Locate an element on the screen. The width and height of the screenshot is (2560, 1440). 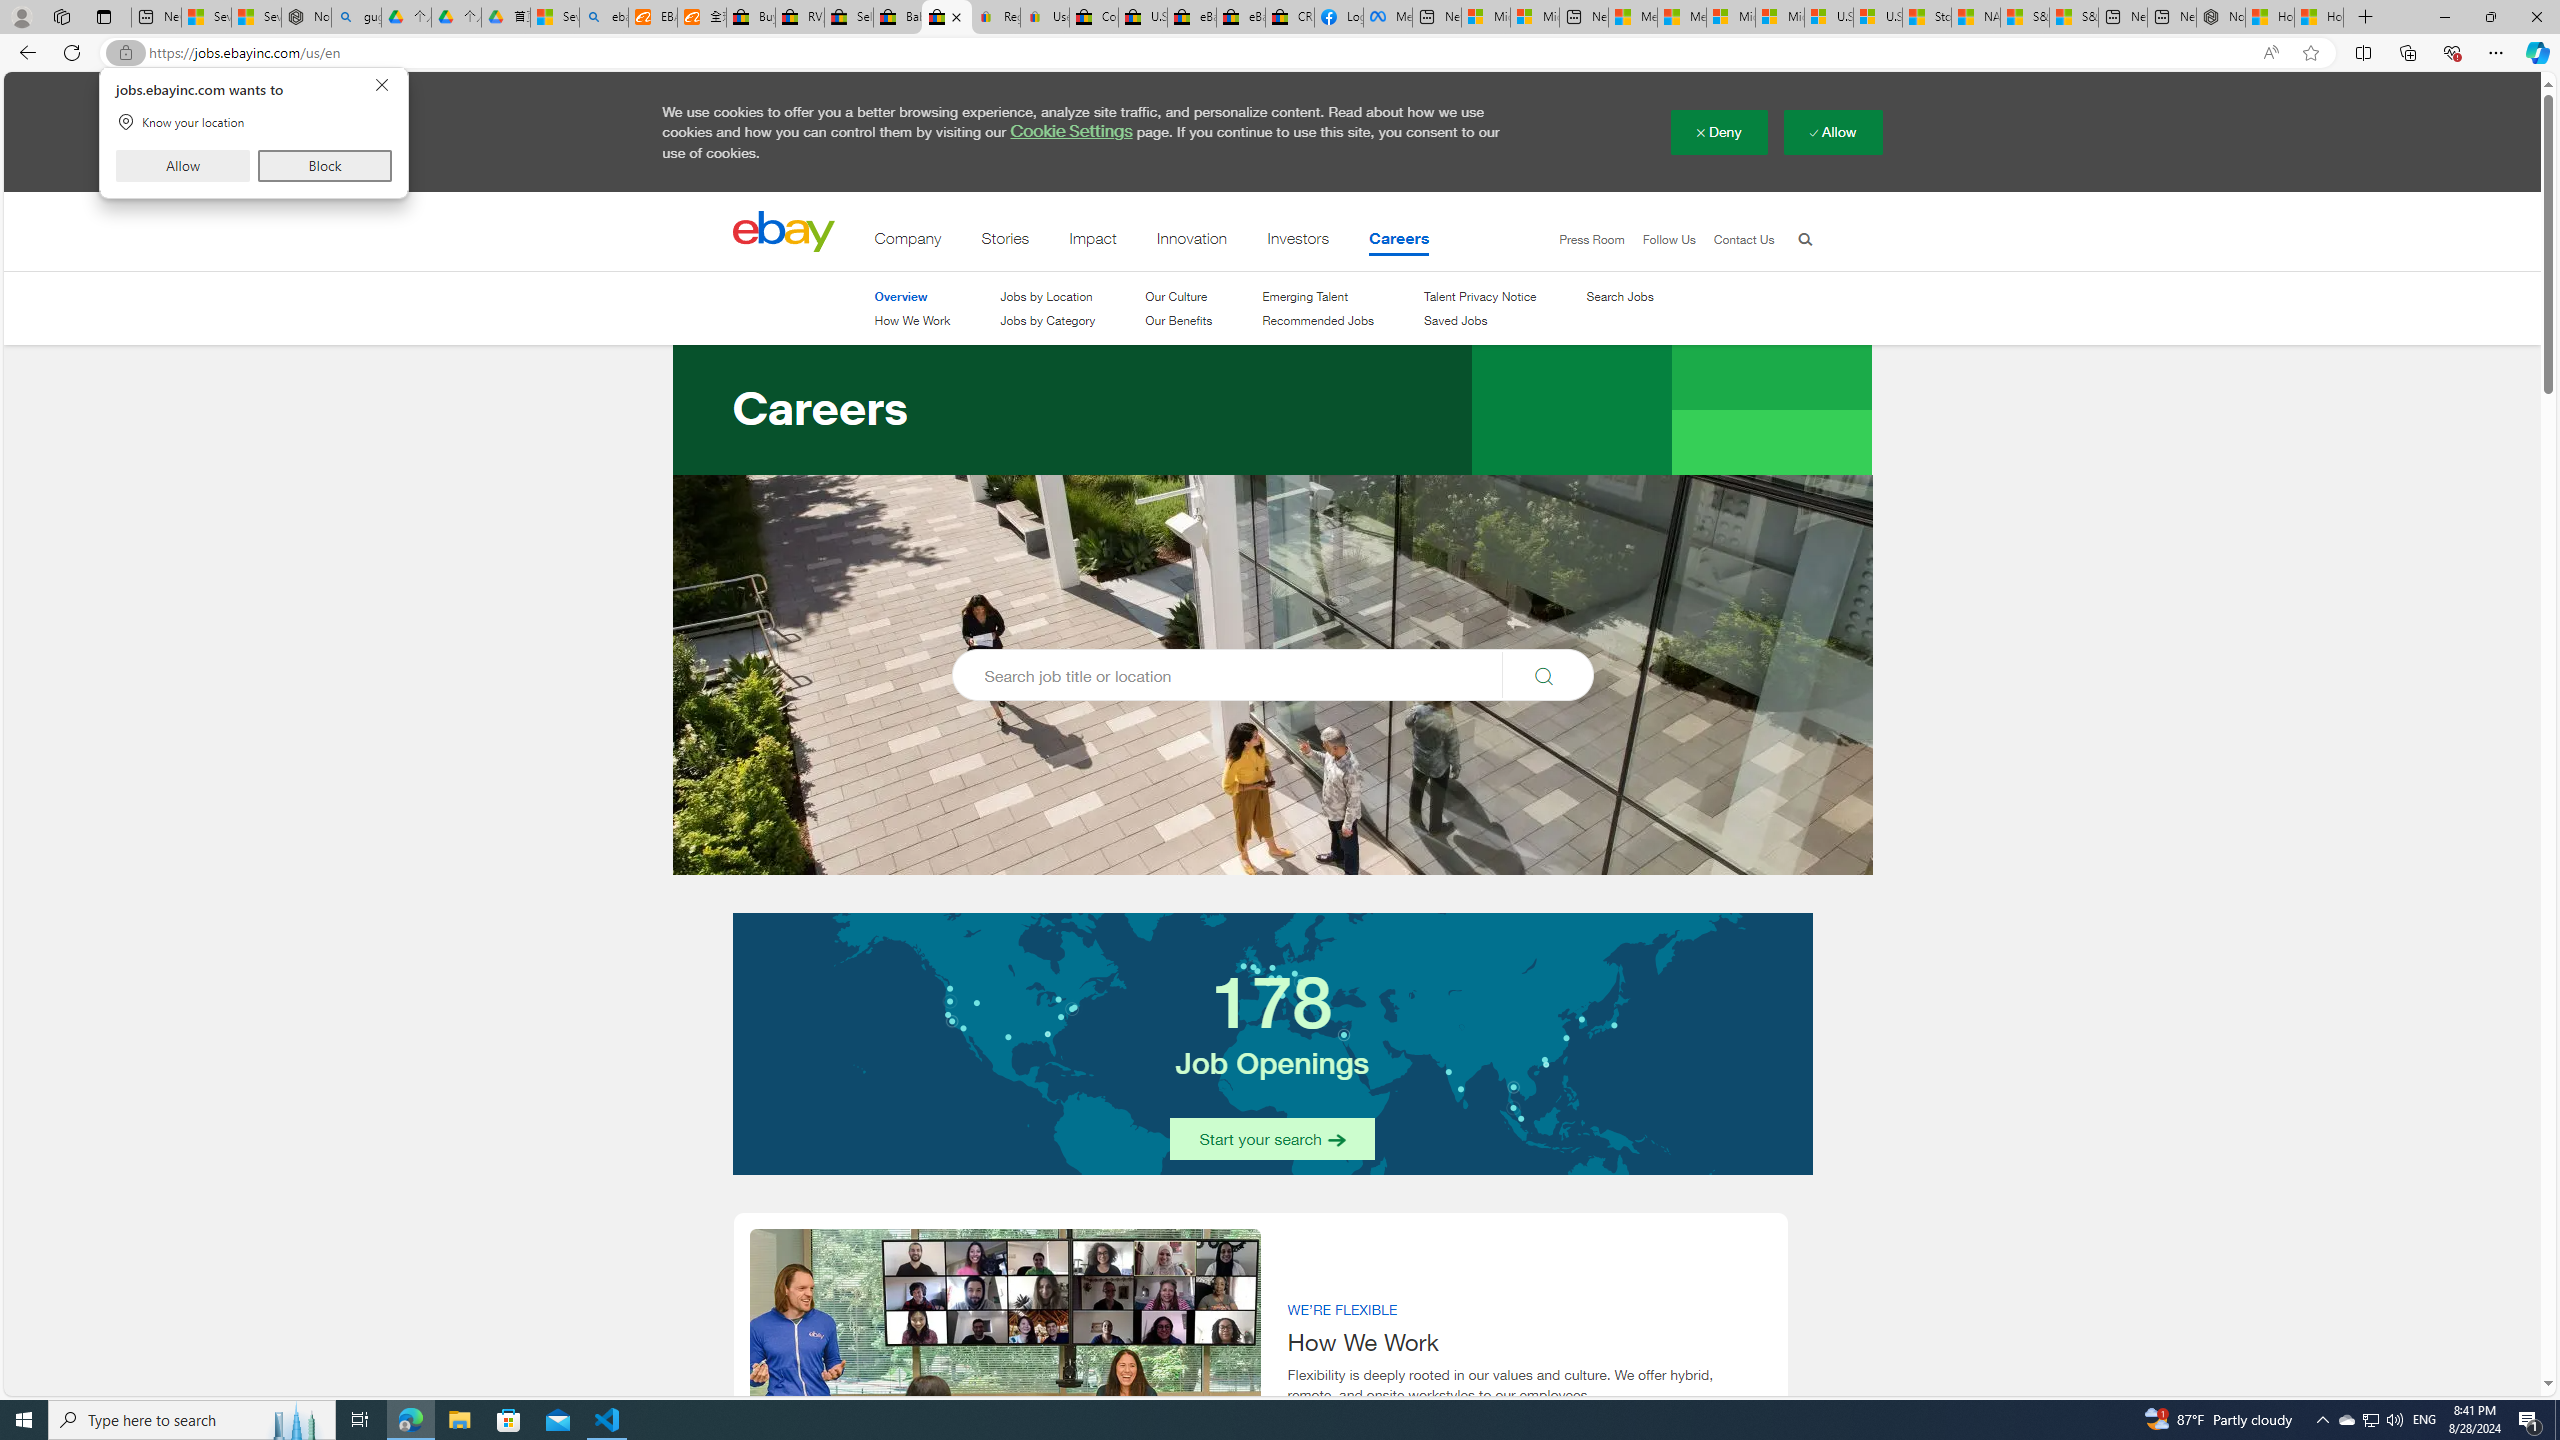
'Tray Input Indicator - English (United States)' is located at coordinates (2424, 1418).